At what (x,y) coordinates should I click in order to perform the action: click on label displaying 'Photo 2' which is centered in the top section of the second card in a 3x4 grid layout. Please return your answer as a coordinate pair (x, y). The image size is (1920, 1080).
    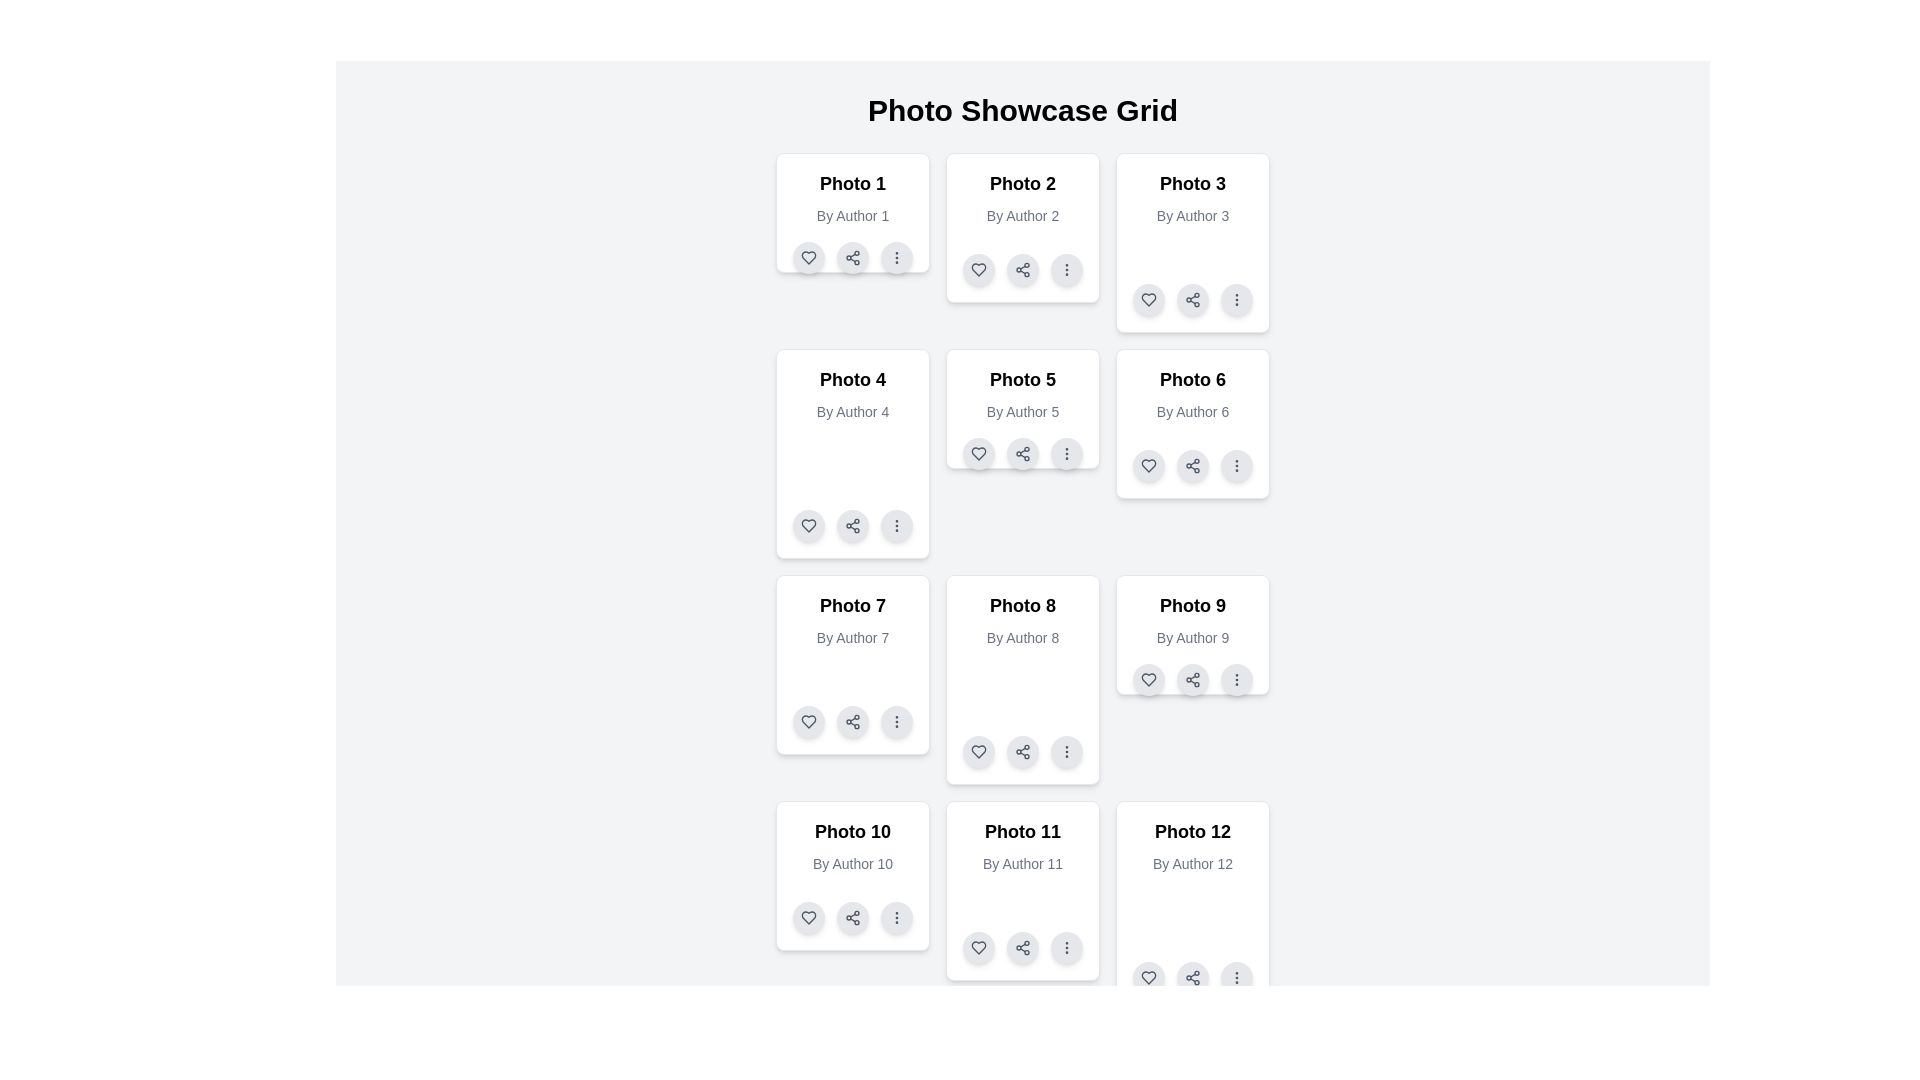
    Looking at the image, I should click on (1022, 184).